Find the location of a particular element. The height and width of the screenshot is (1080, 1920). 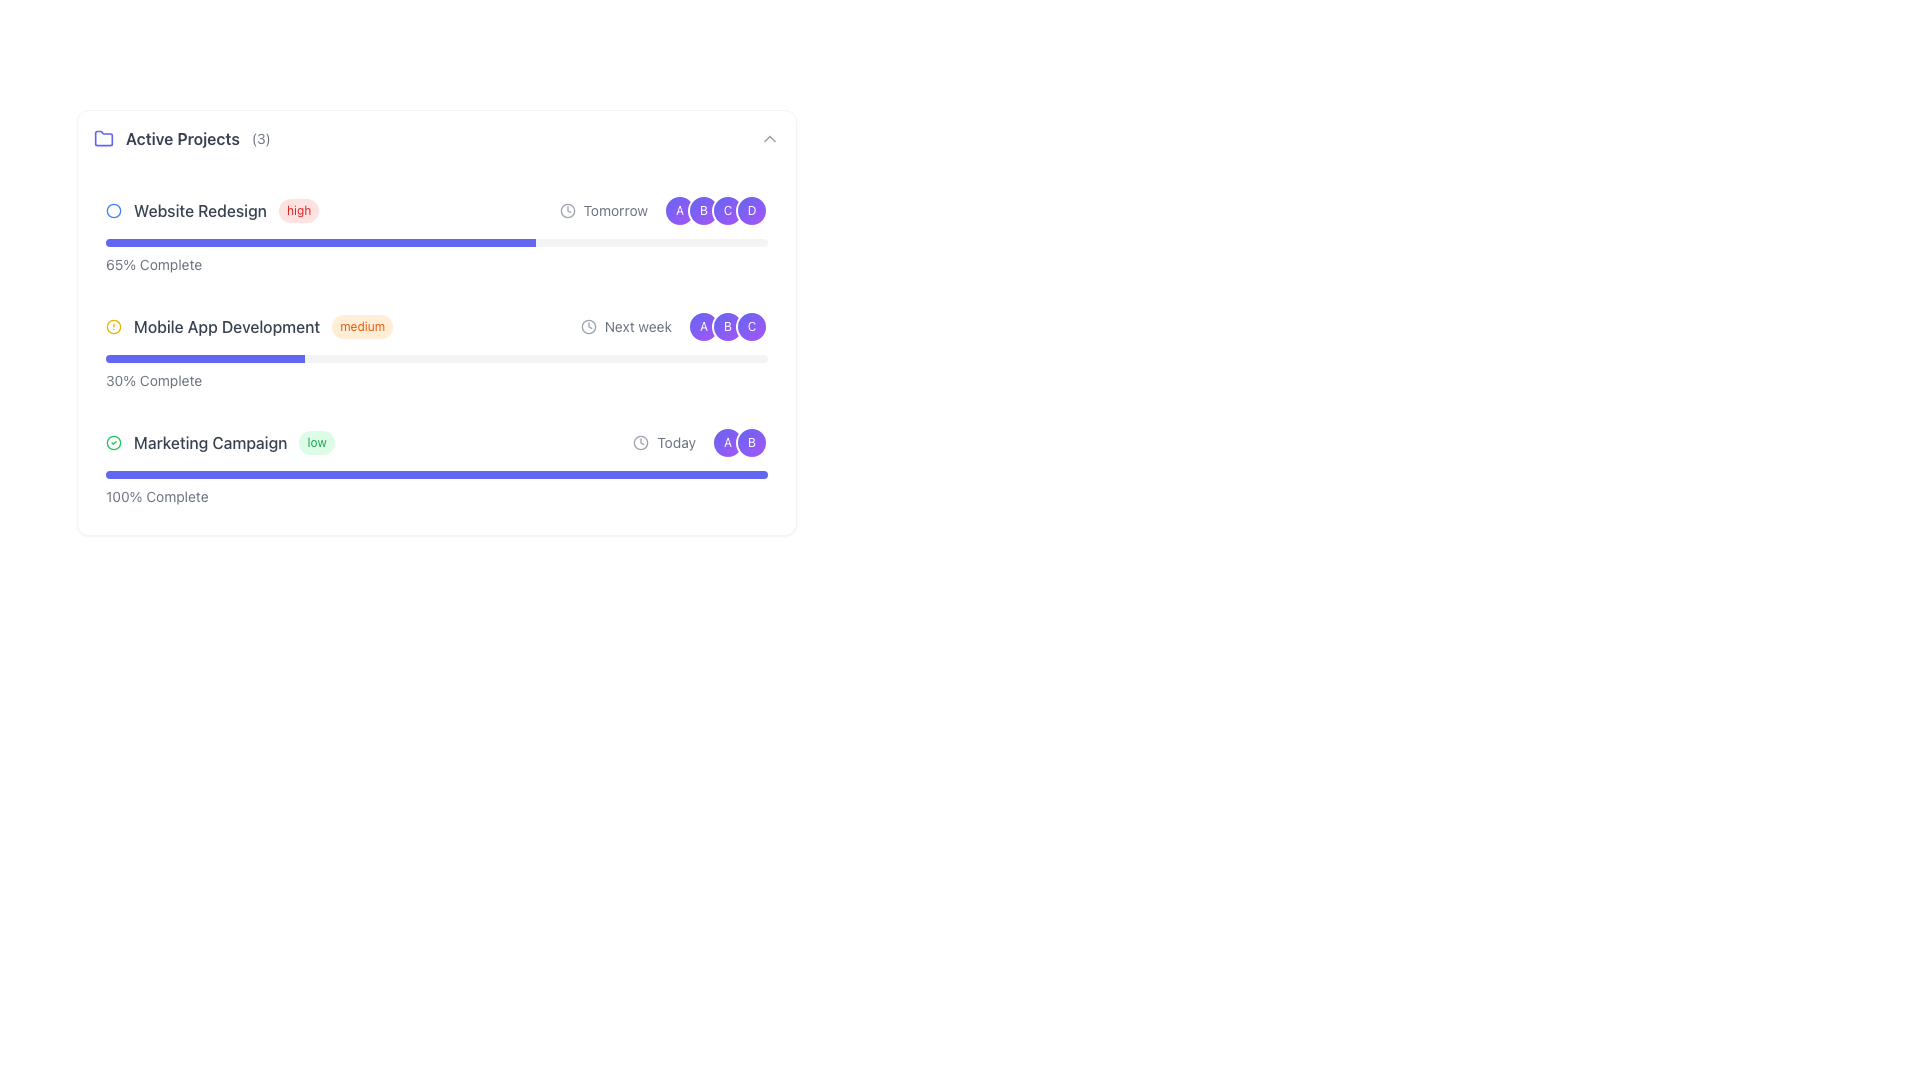

the icons in the Composite element displaying task scheduling information ('Next week') located to the right of the 'Mobile App Development' text in the second project under the 'Active Projects' section is located at coordinates (673, 326).